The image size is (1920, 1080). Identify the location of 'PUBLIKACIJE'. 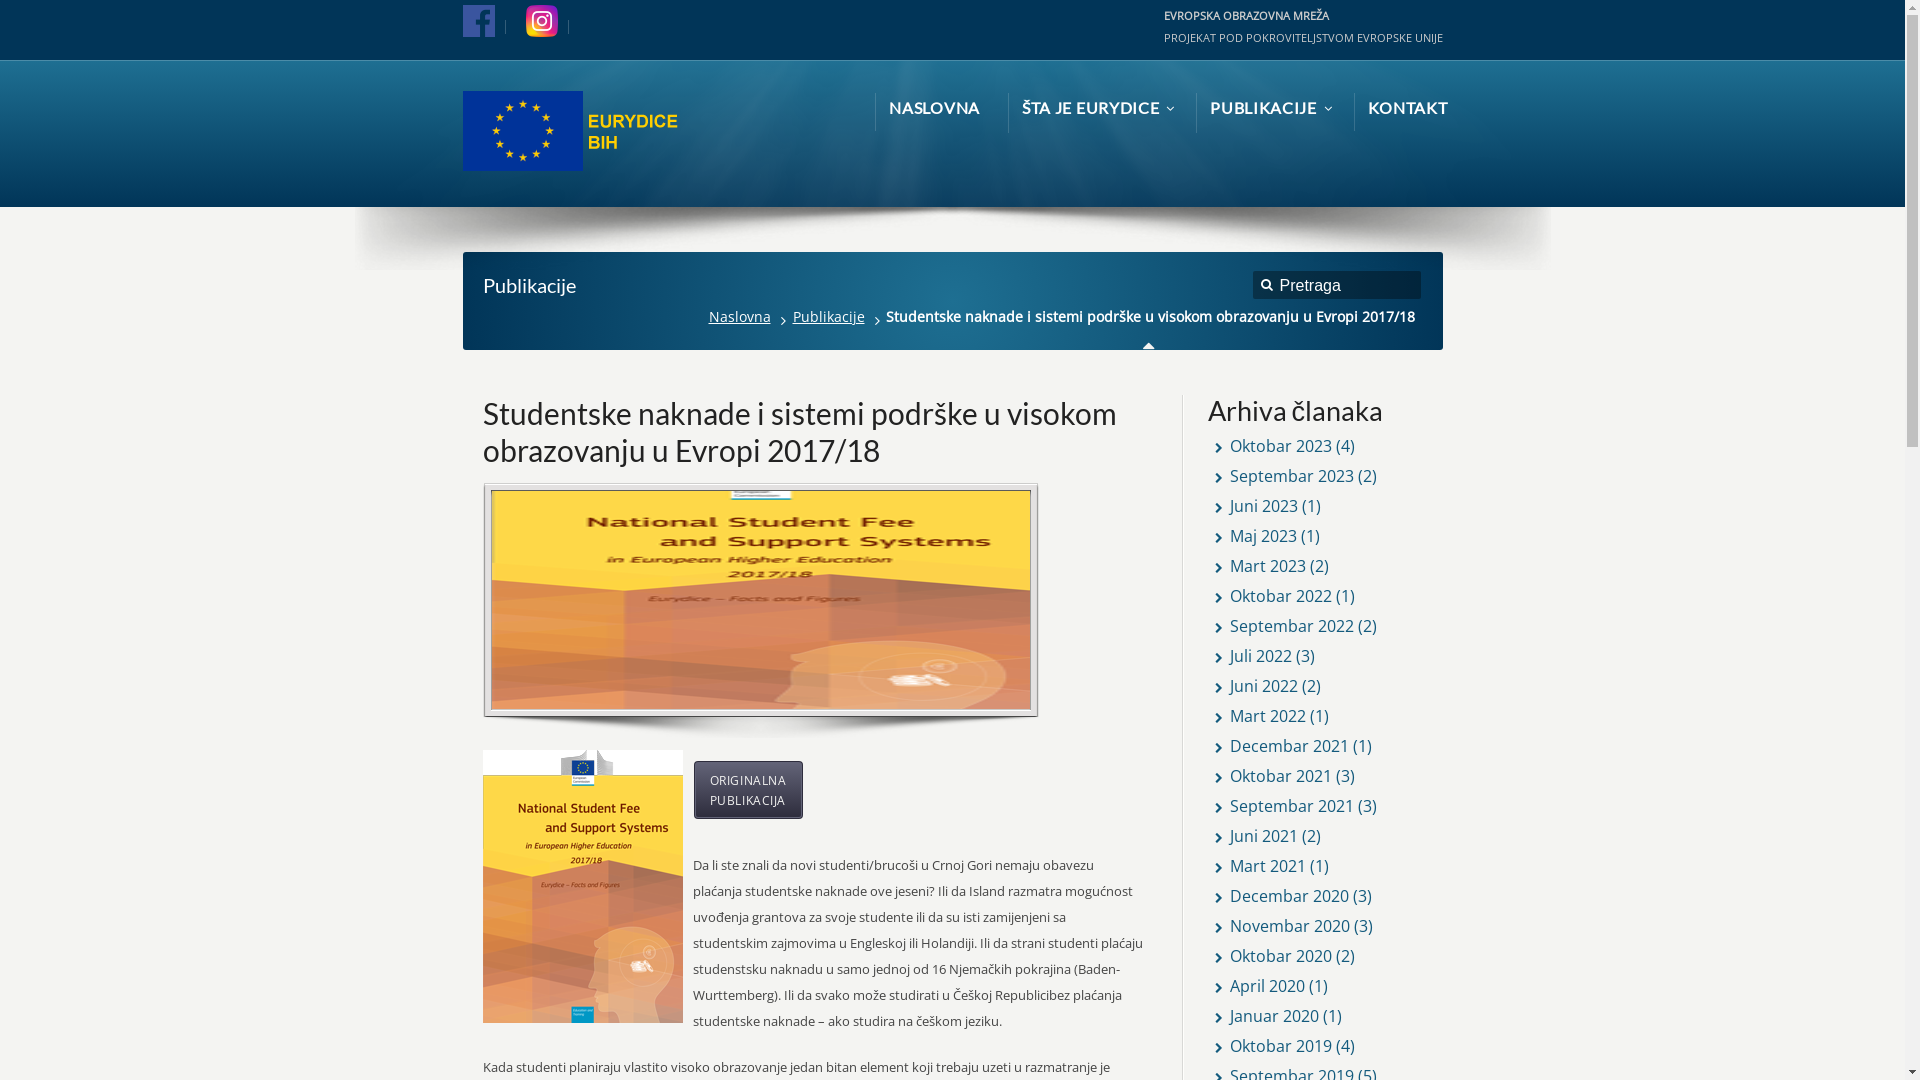
(1266, 108).